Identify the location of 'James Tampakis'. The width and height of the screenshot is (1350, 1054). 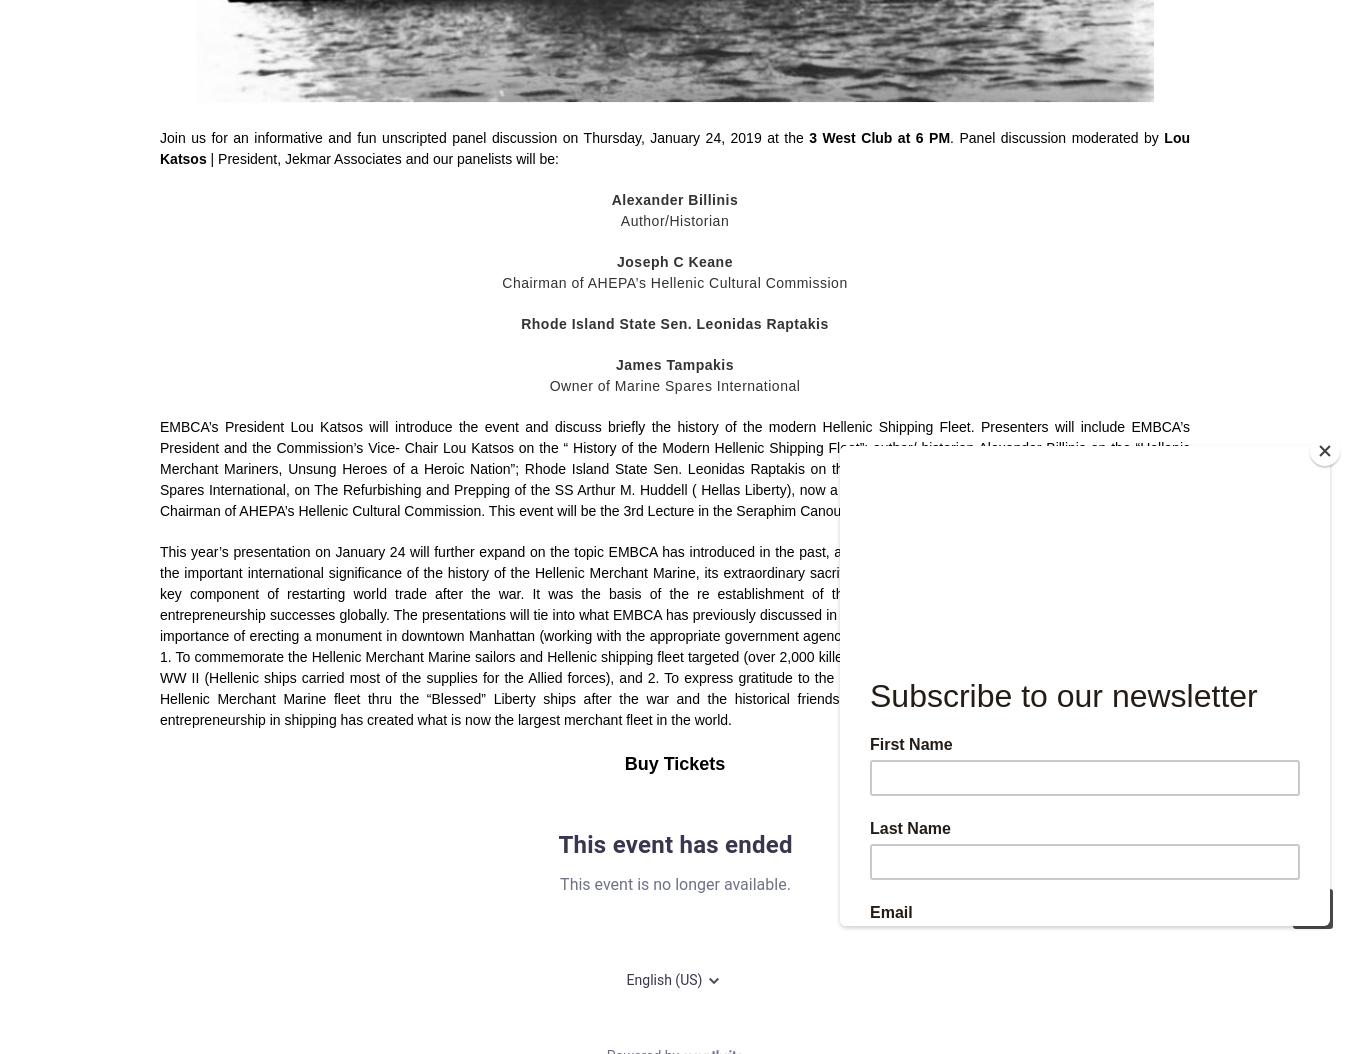
(674, 364).